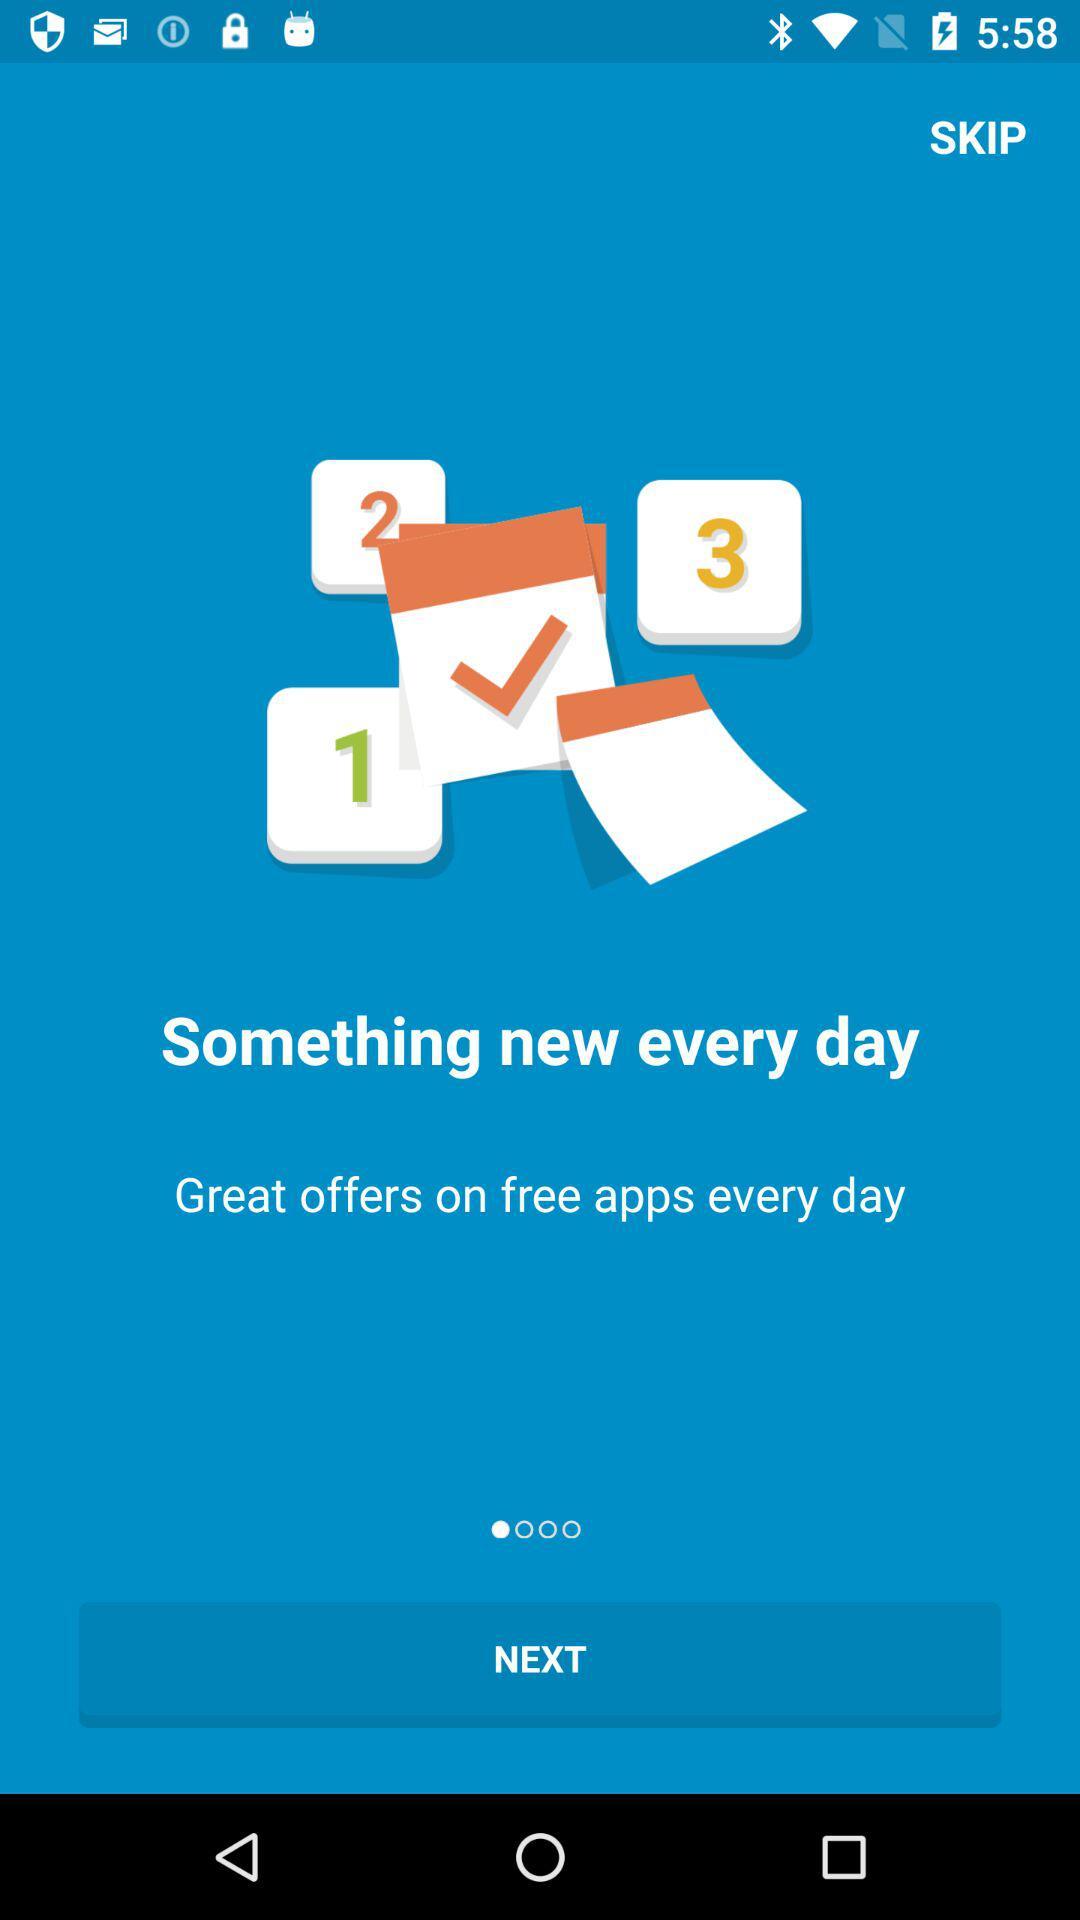 The width and height of the screenshot is (1080, 1920). Describe the element at coordinates (540, 1665) in the screenshot. I see `the next button` at that location.